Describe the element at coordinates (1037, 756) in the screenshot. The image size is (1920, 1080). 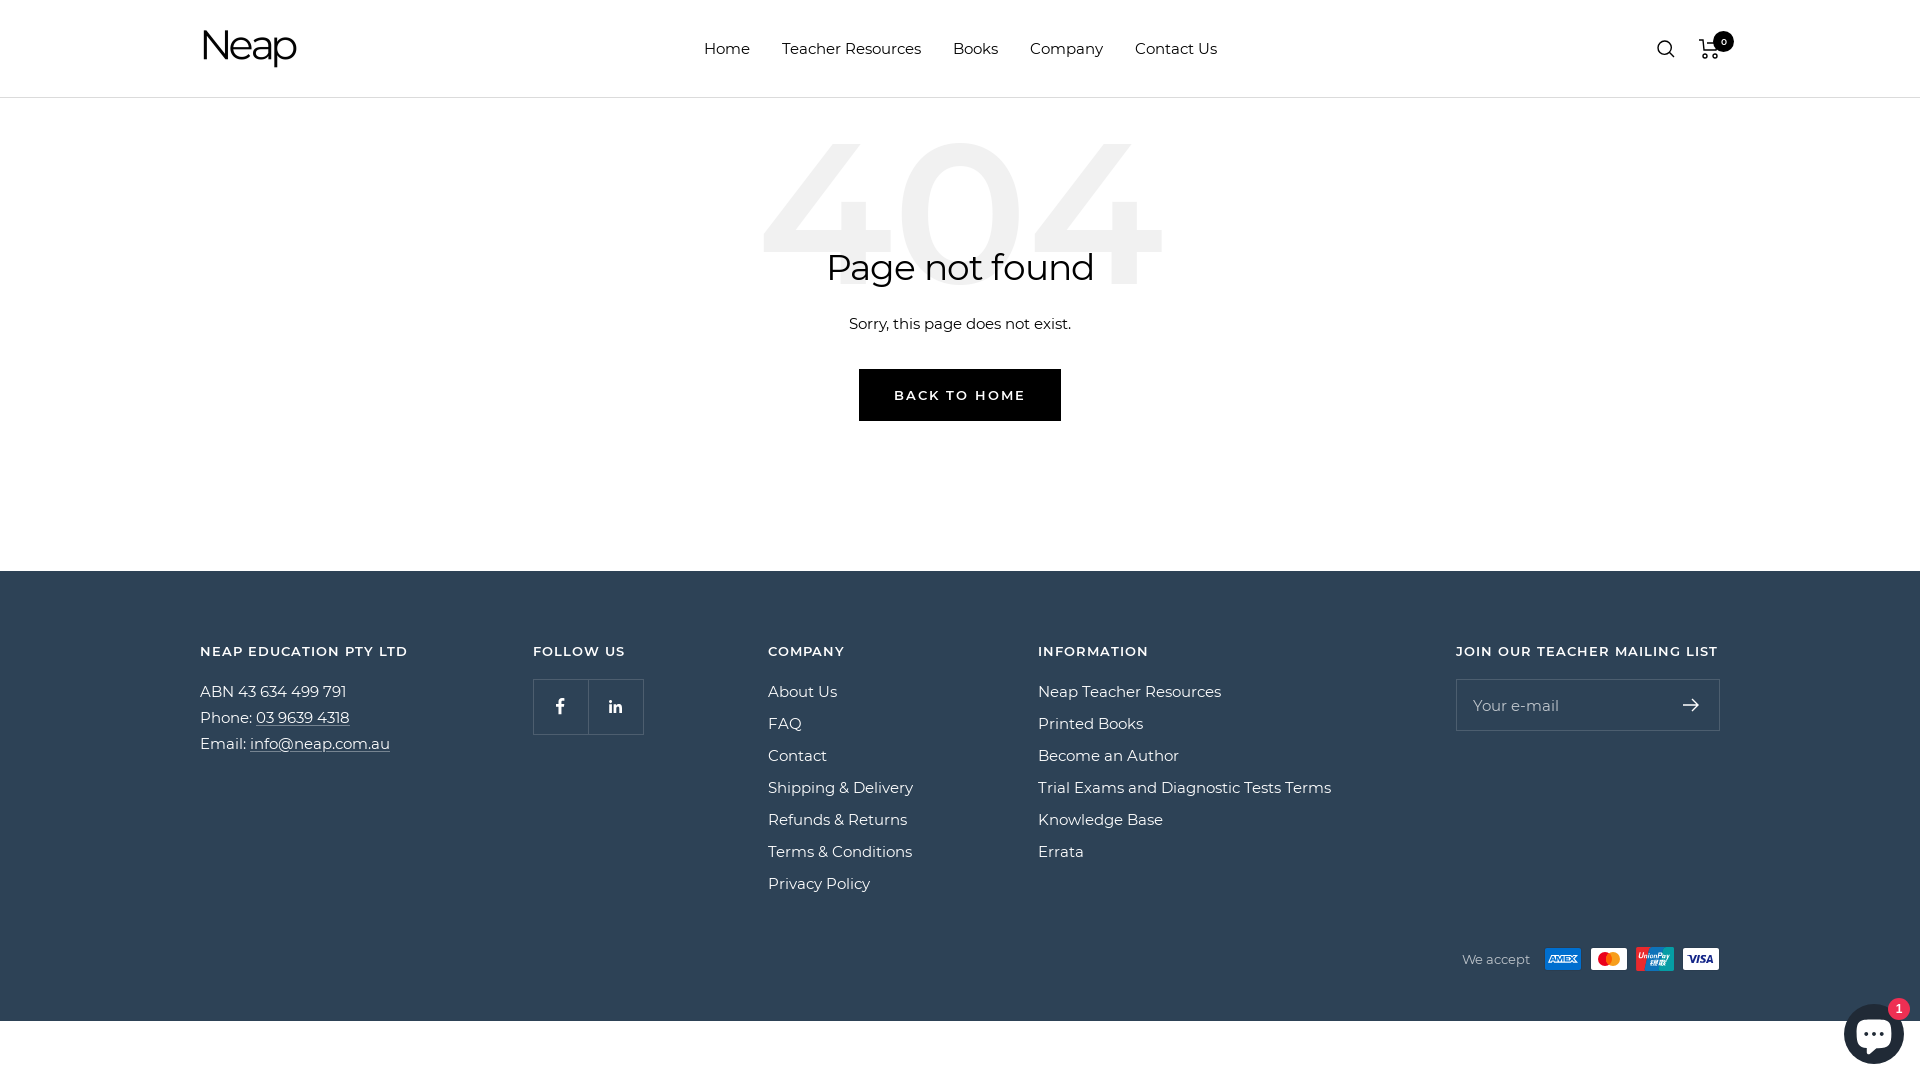
I see `'Become an Author'` at that location.